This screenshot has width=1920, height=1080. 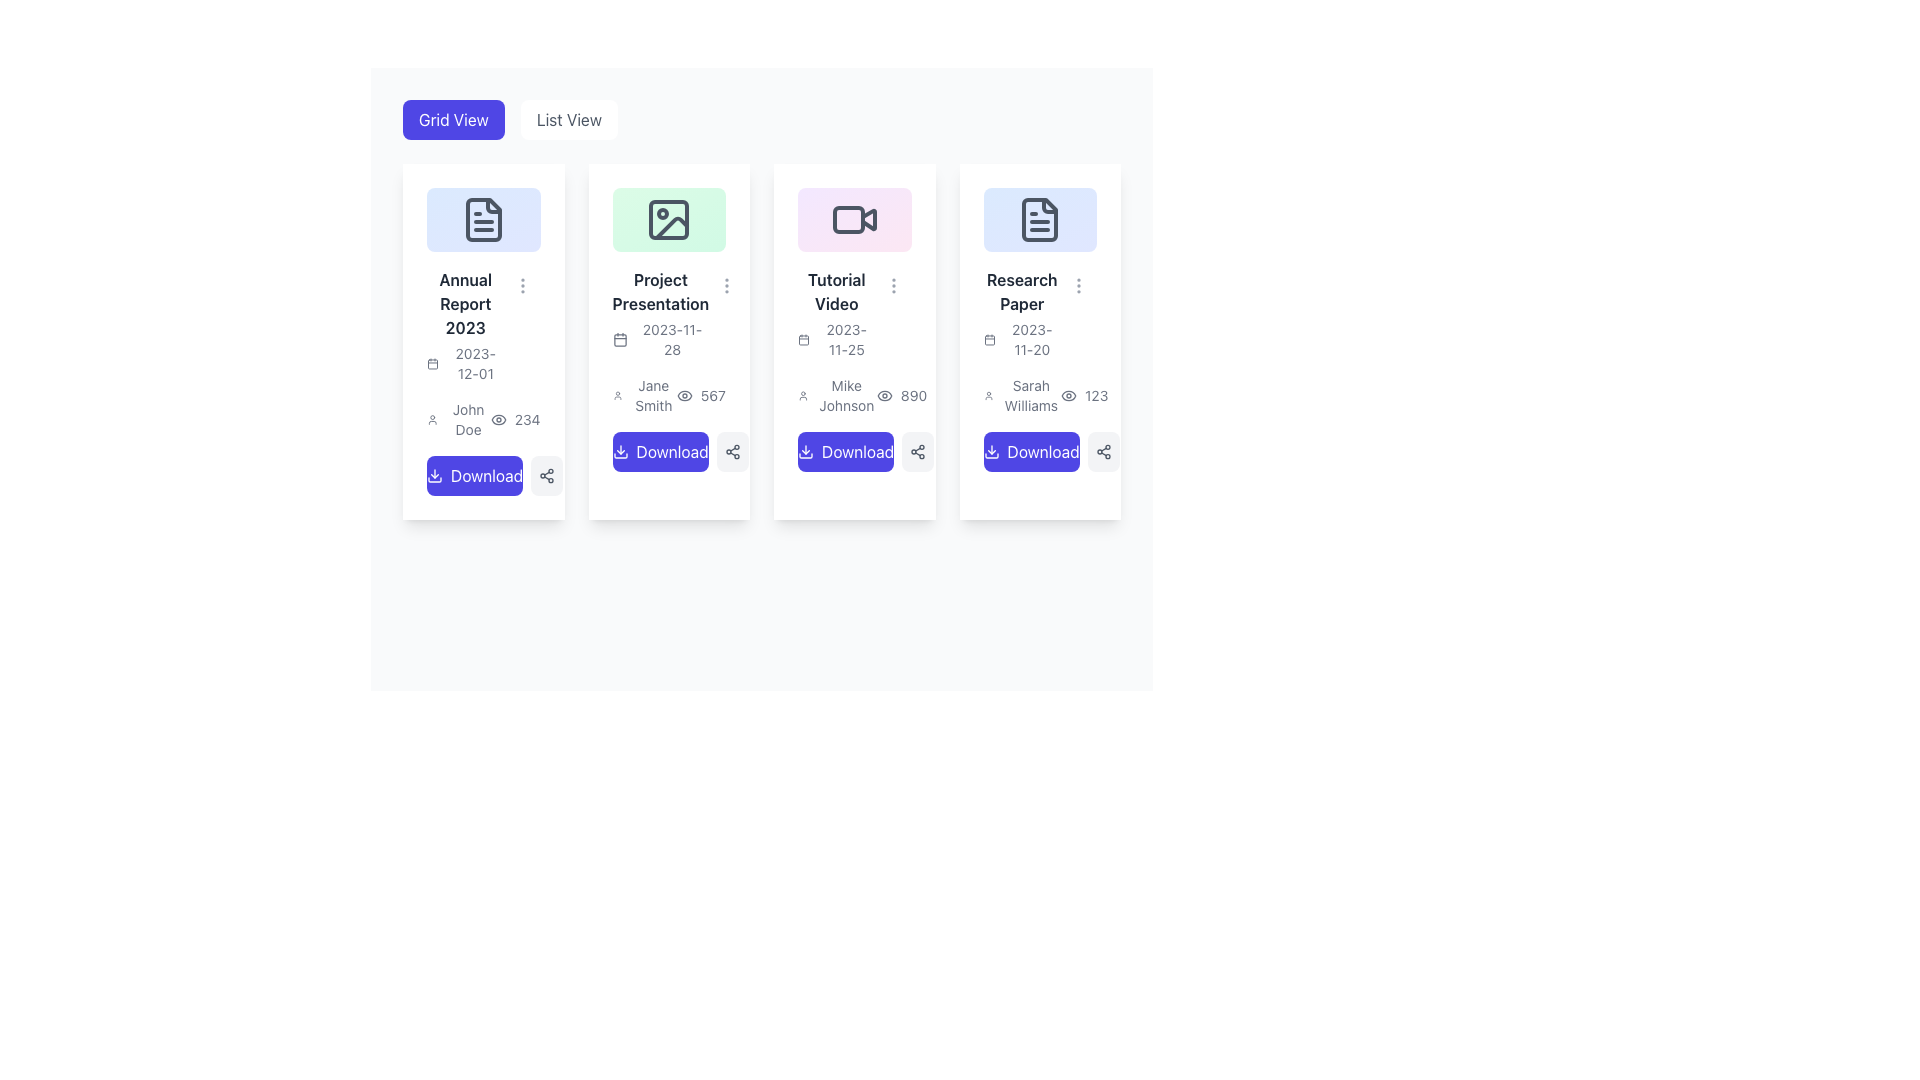 I want to click on the Information card with a download button, which is the second card from the left in a horizontal group of similar cards, so click(x=669, y=328).